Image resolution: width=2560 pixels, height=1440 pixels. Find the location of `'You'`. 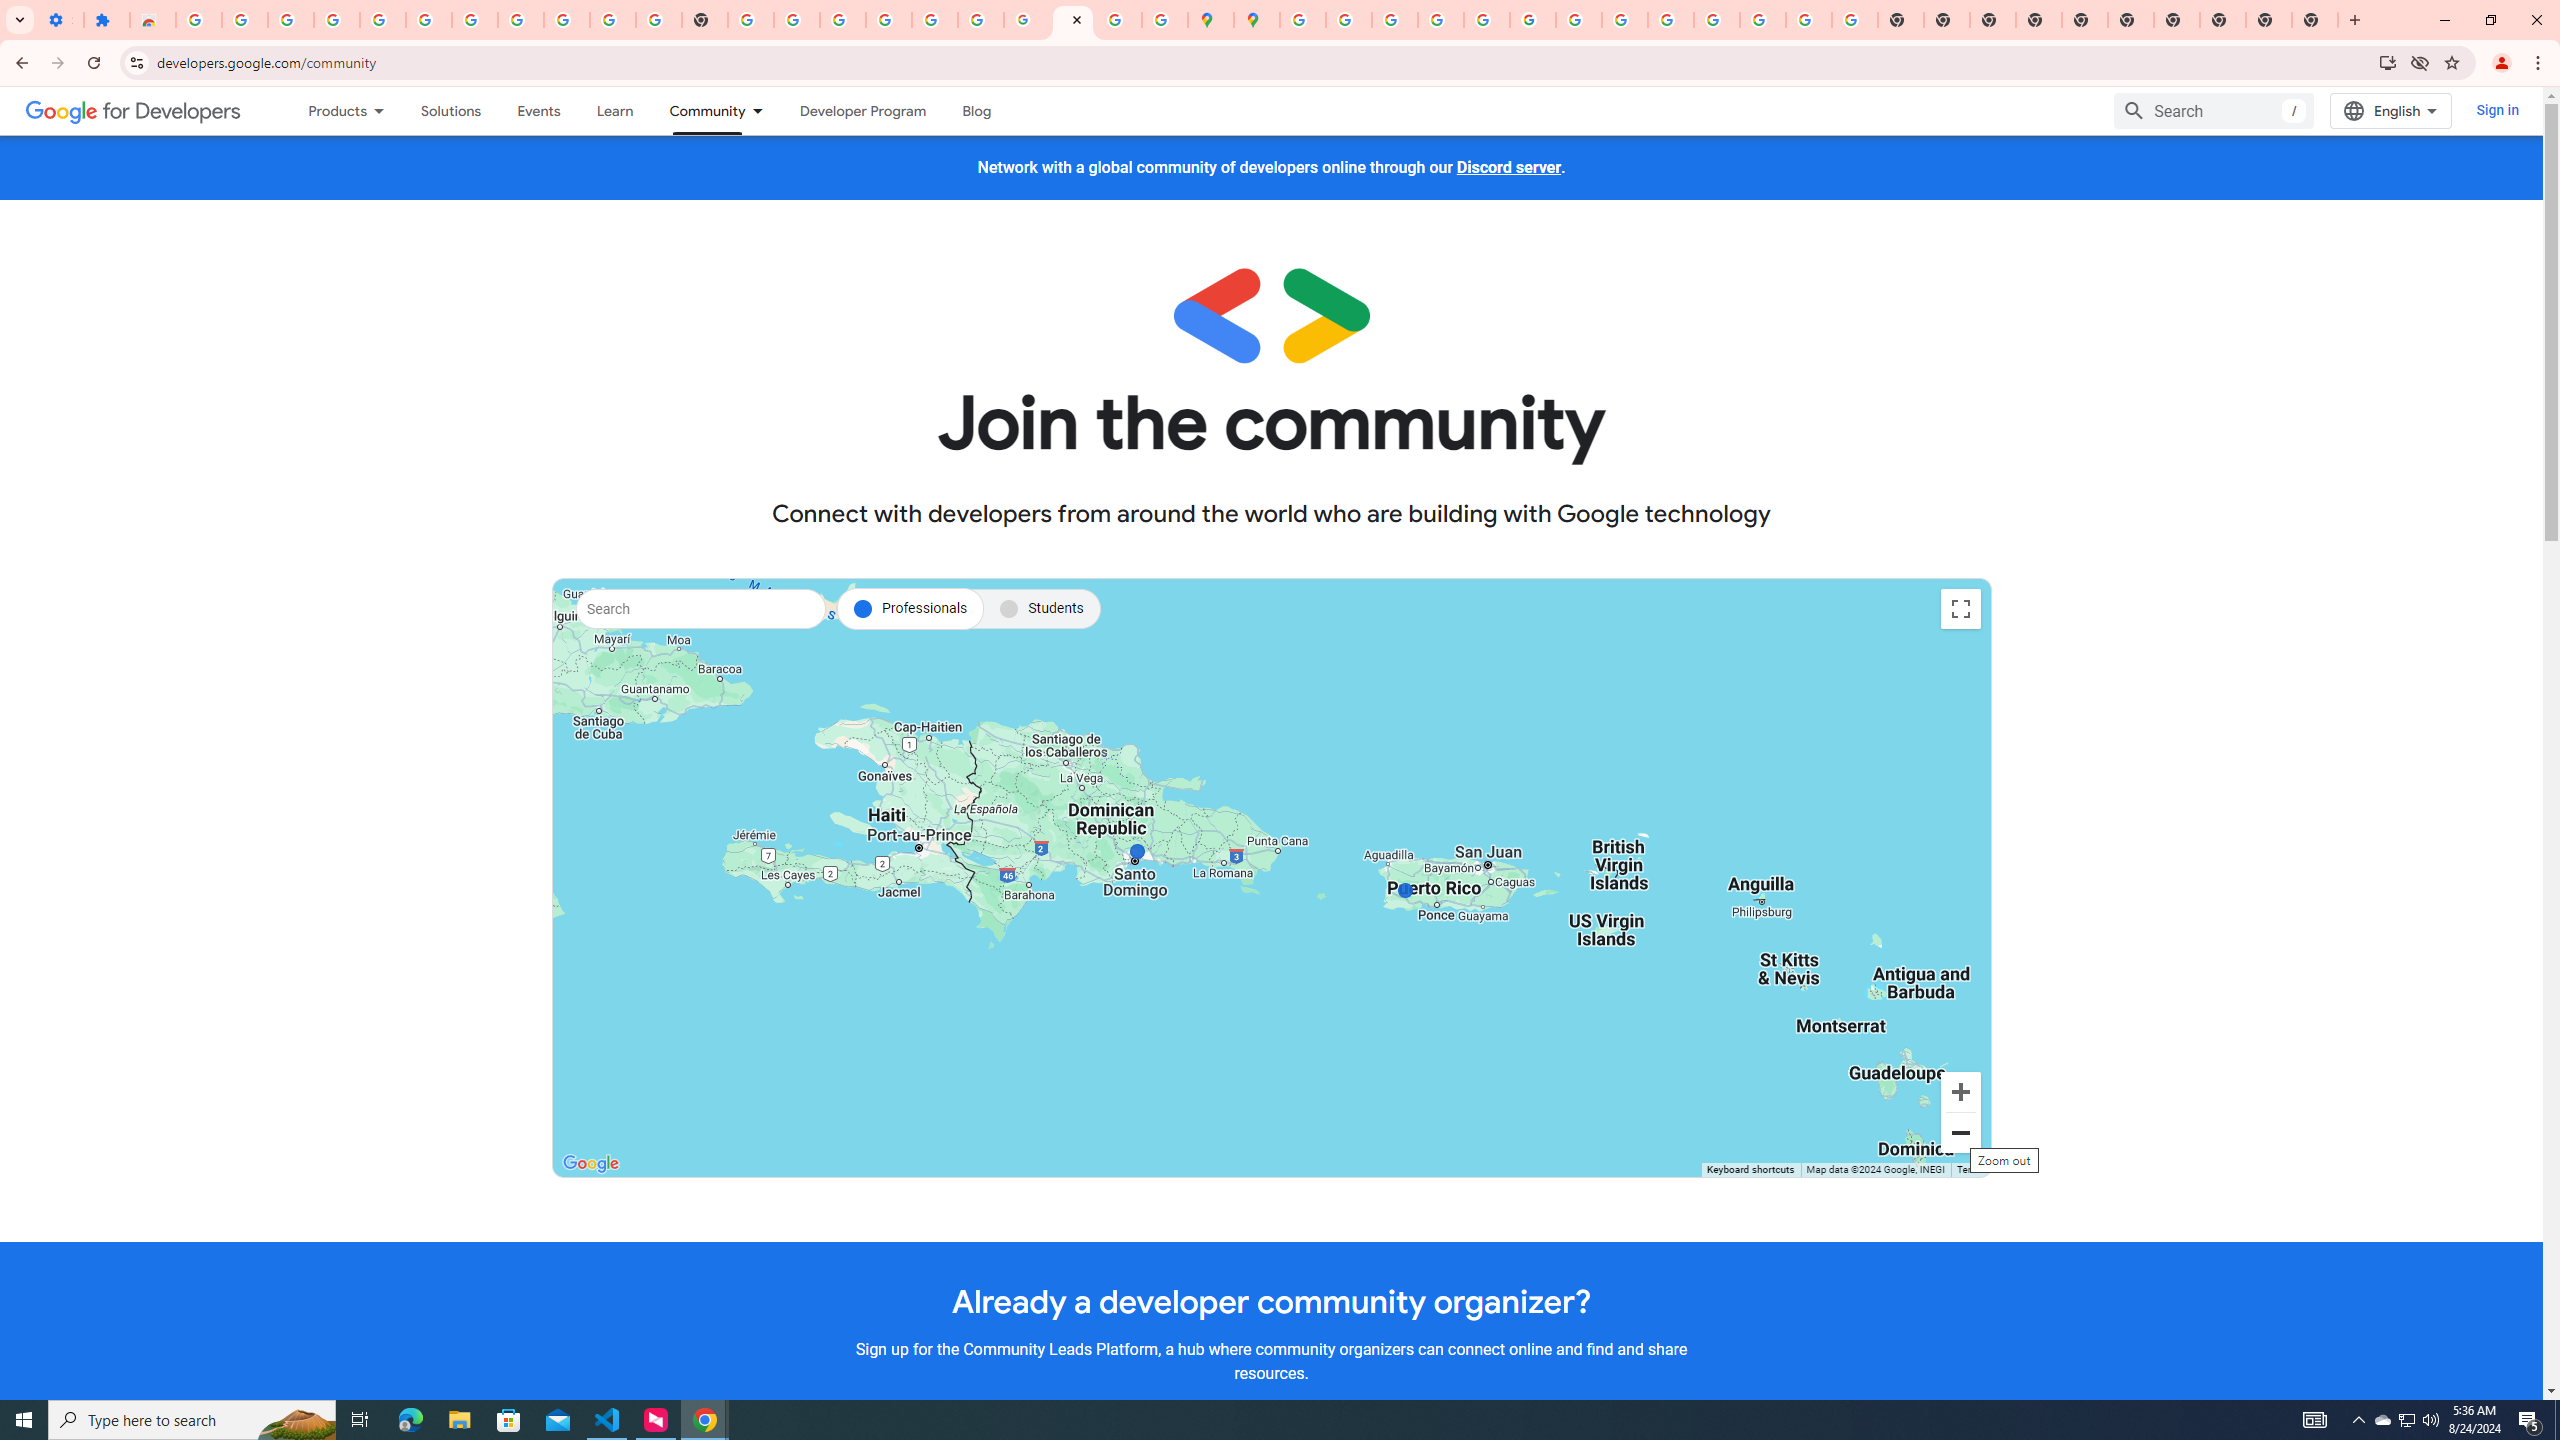

'You' is located at coordinates (2502, 62).